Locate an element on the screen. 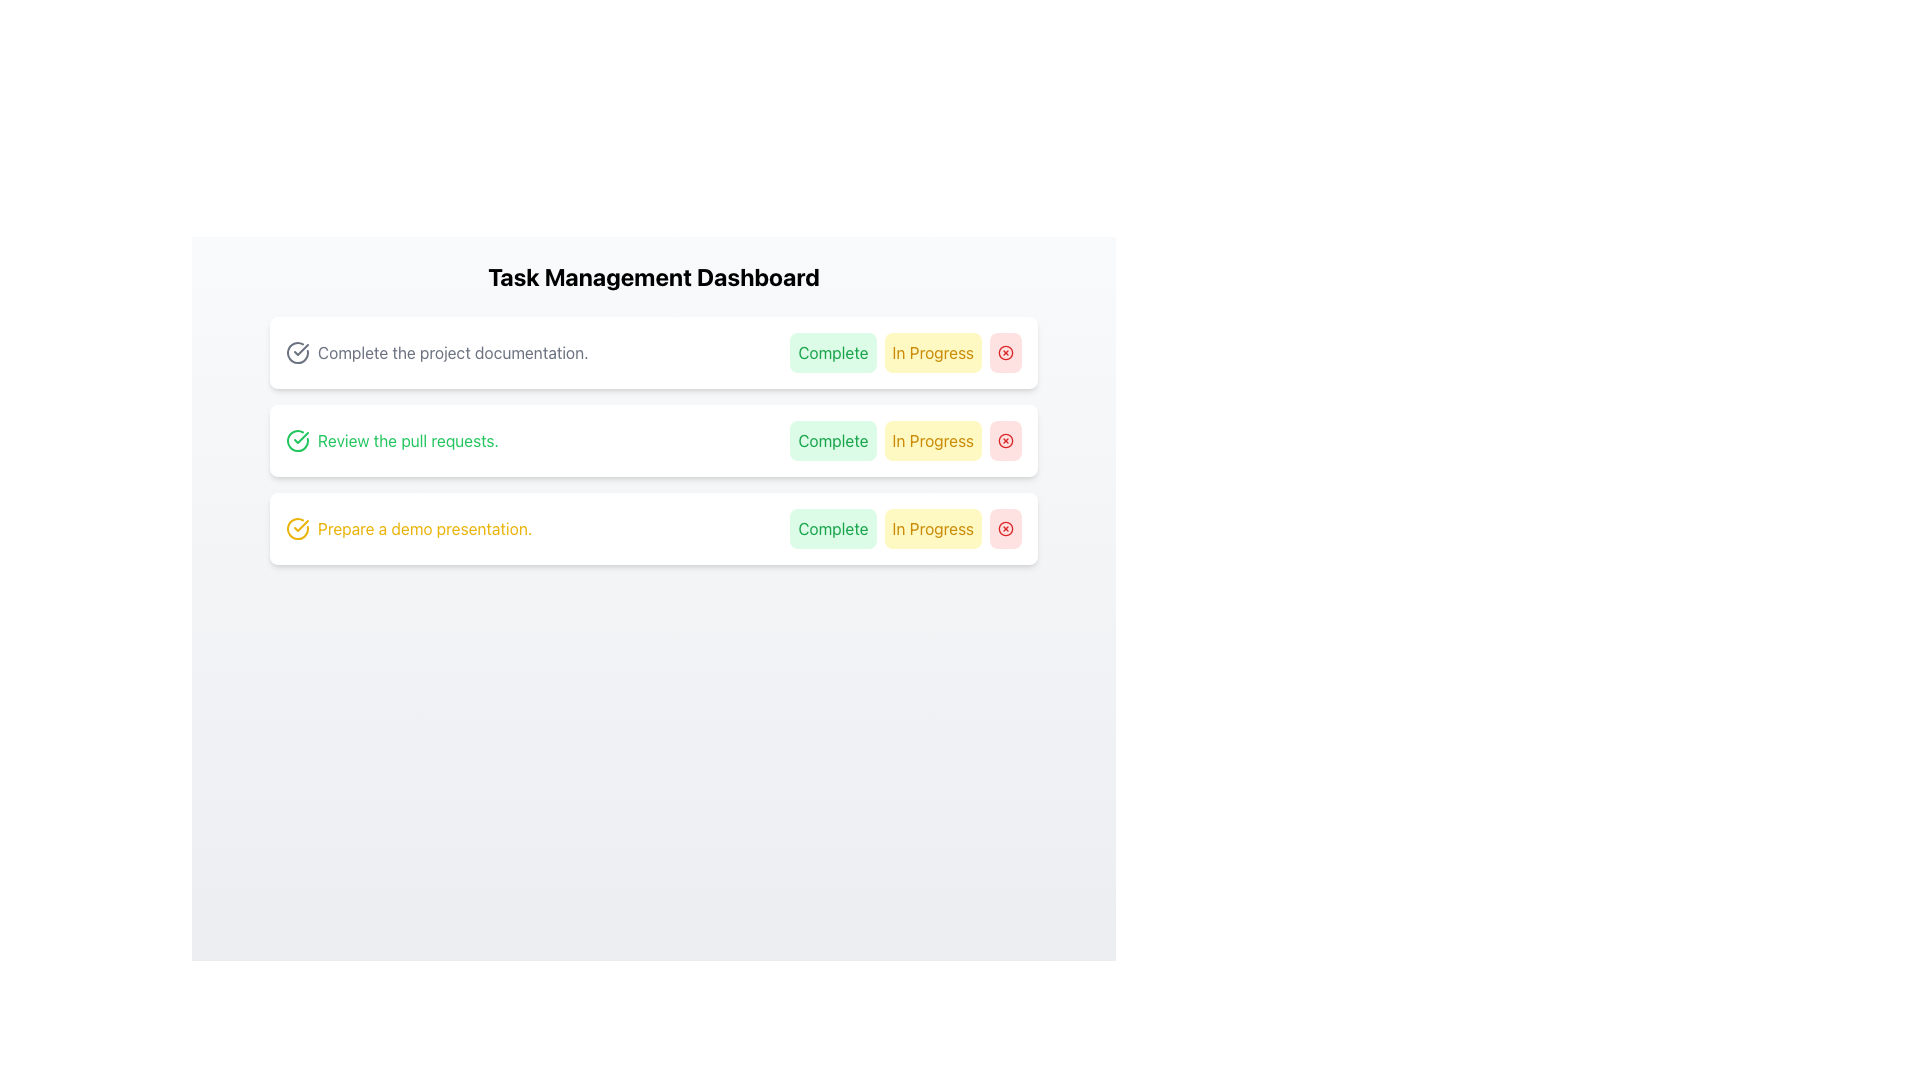 This screenshot has width=1920, height=1080. the completion confirmation icon located to the left of the text 'Complete the project documentation.' in the first task row of the task management dashboard is located at coordinates (296, 352).